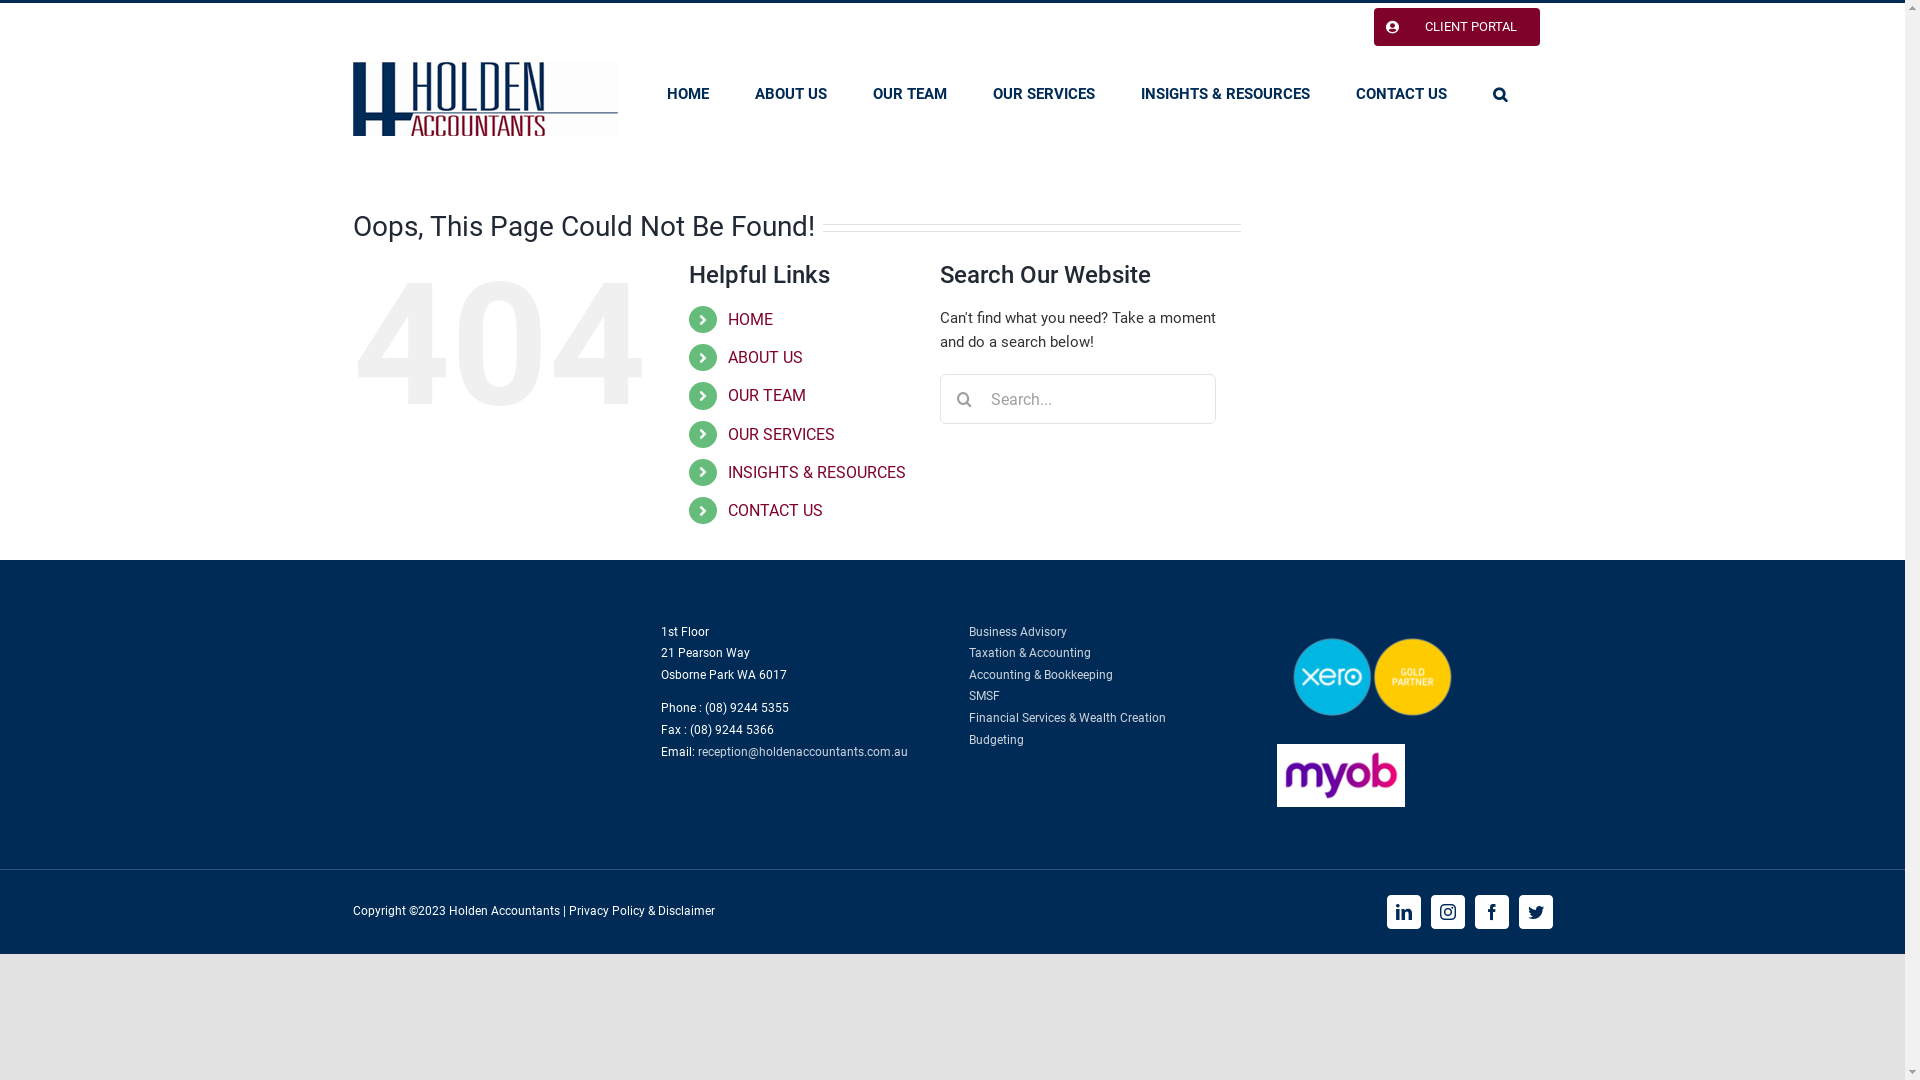  Describe the element at coordinates (1491, 911) in the screenshot. I see `'Facebook'` at that location.